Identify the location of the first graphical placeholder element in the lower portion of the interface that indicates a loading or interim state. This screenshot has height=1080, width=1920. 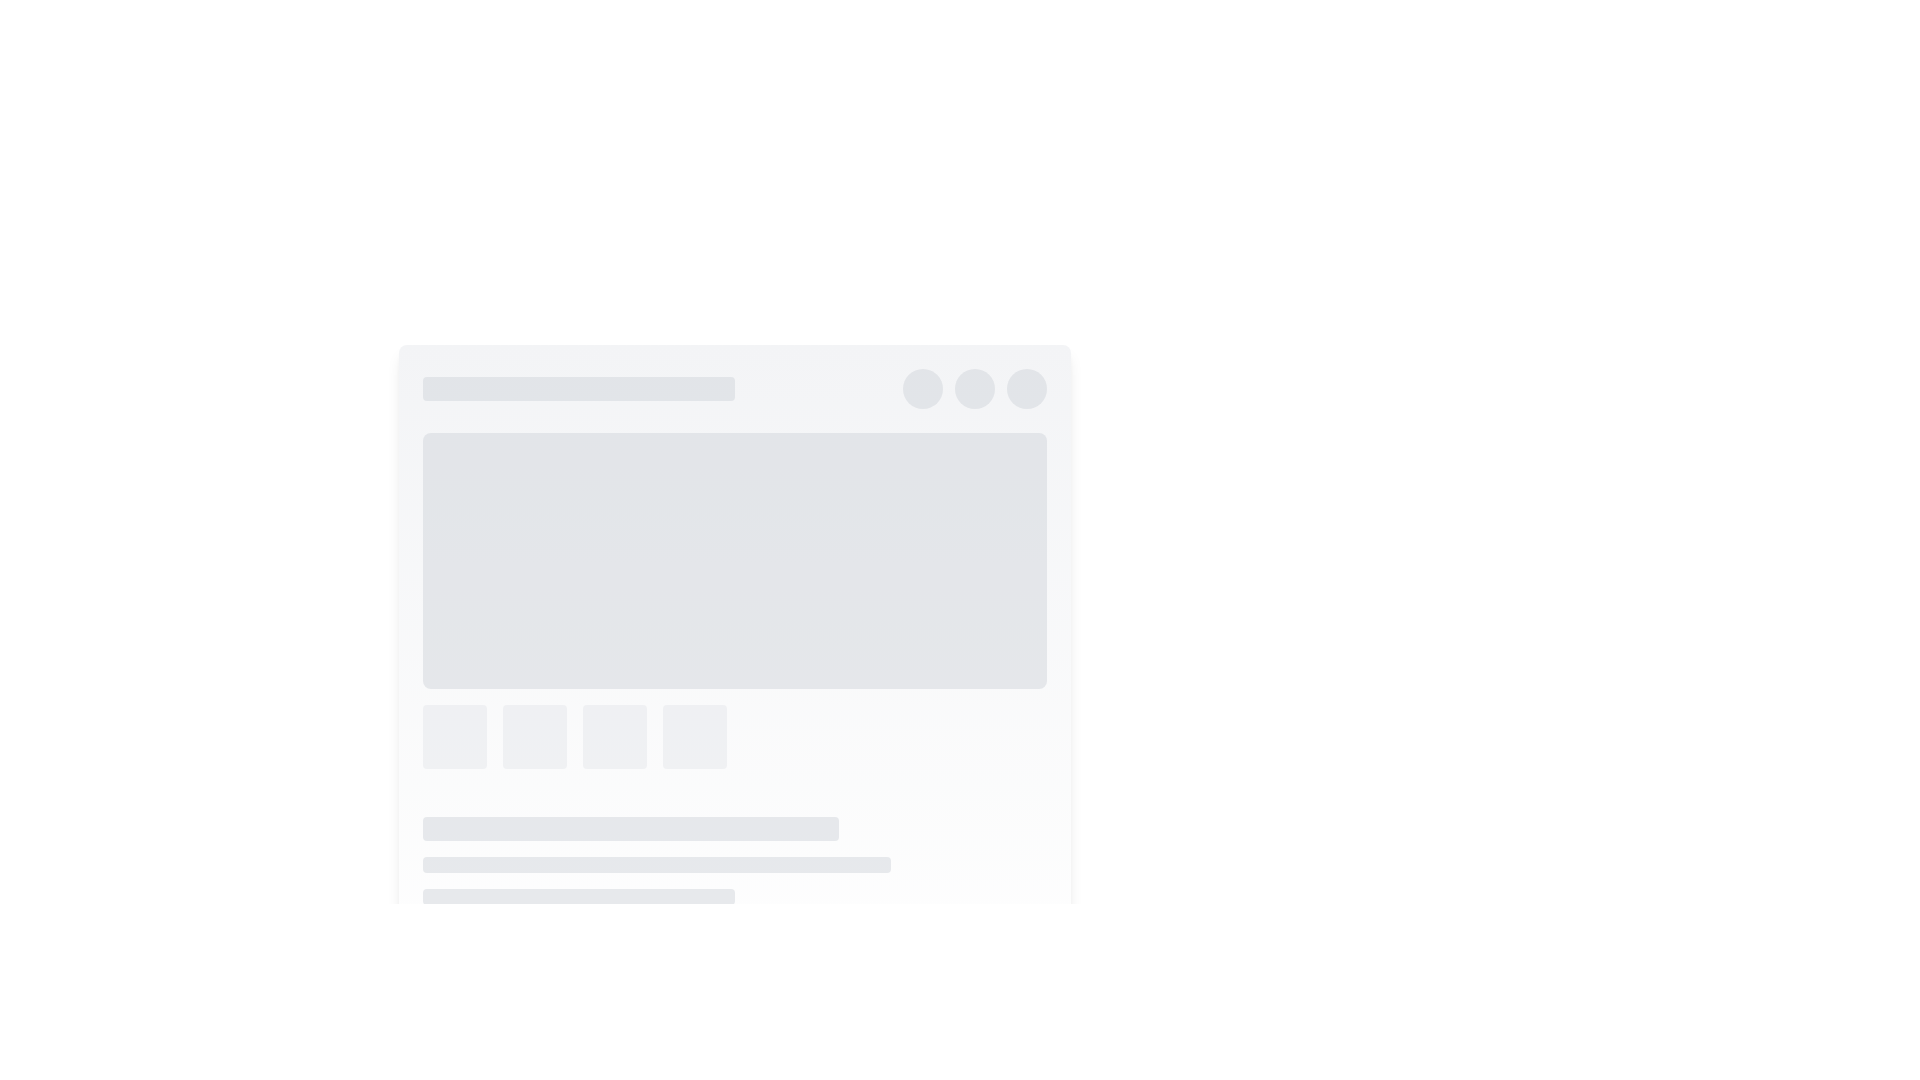
(453, 736).